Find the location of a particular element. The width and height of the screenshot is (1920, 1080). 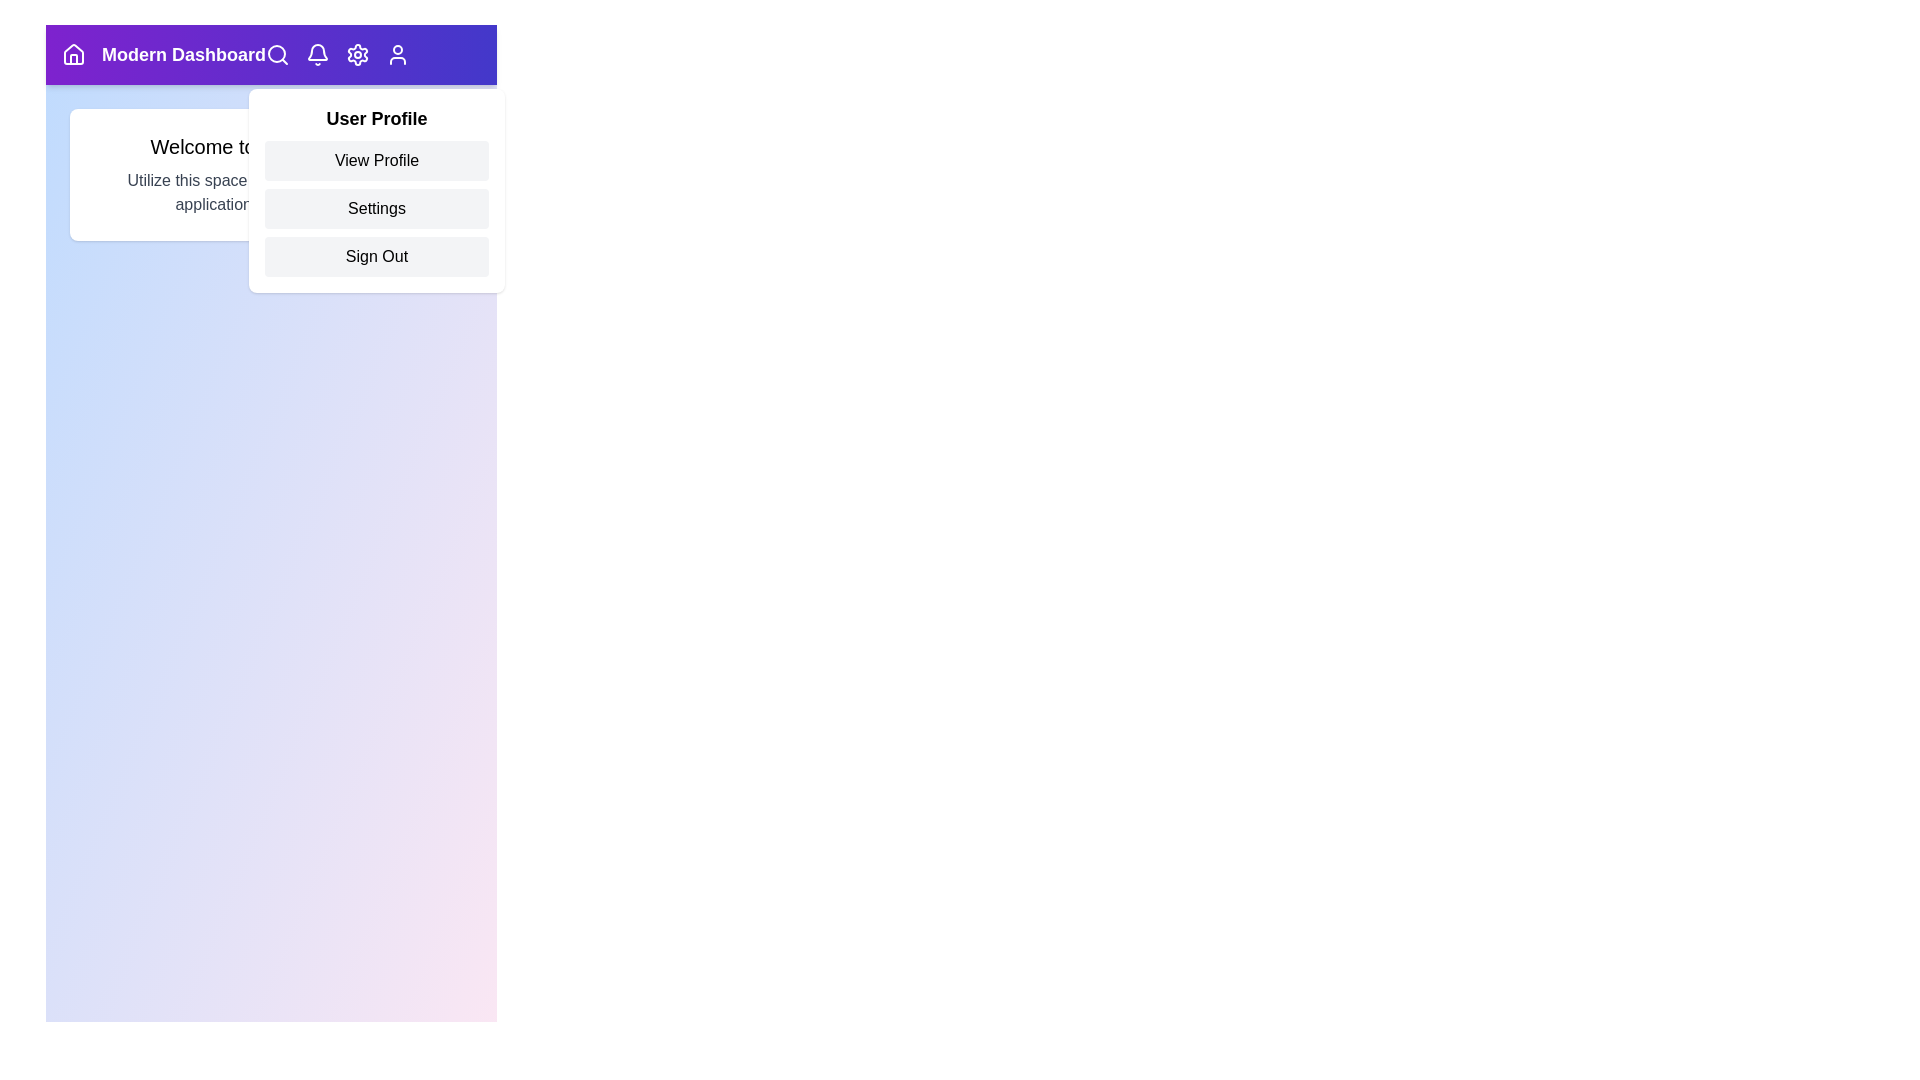

the settings icon in the app bar to access the application settings is located at coordinates (358, 53).